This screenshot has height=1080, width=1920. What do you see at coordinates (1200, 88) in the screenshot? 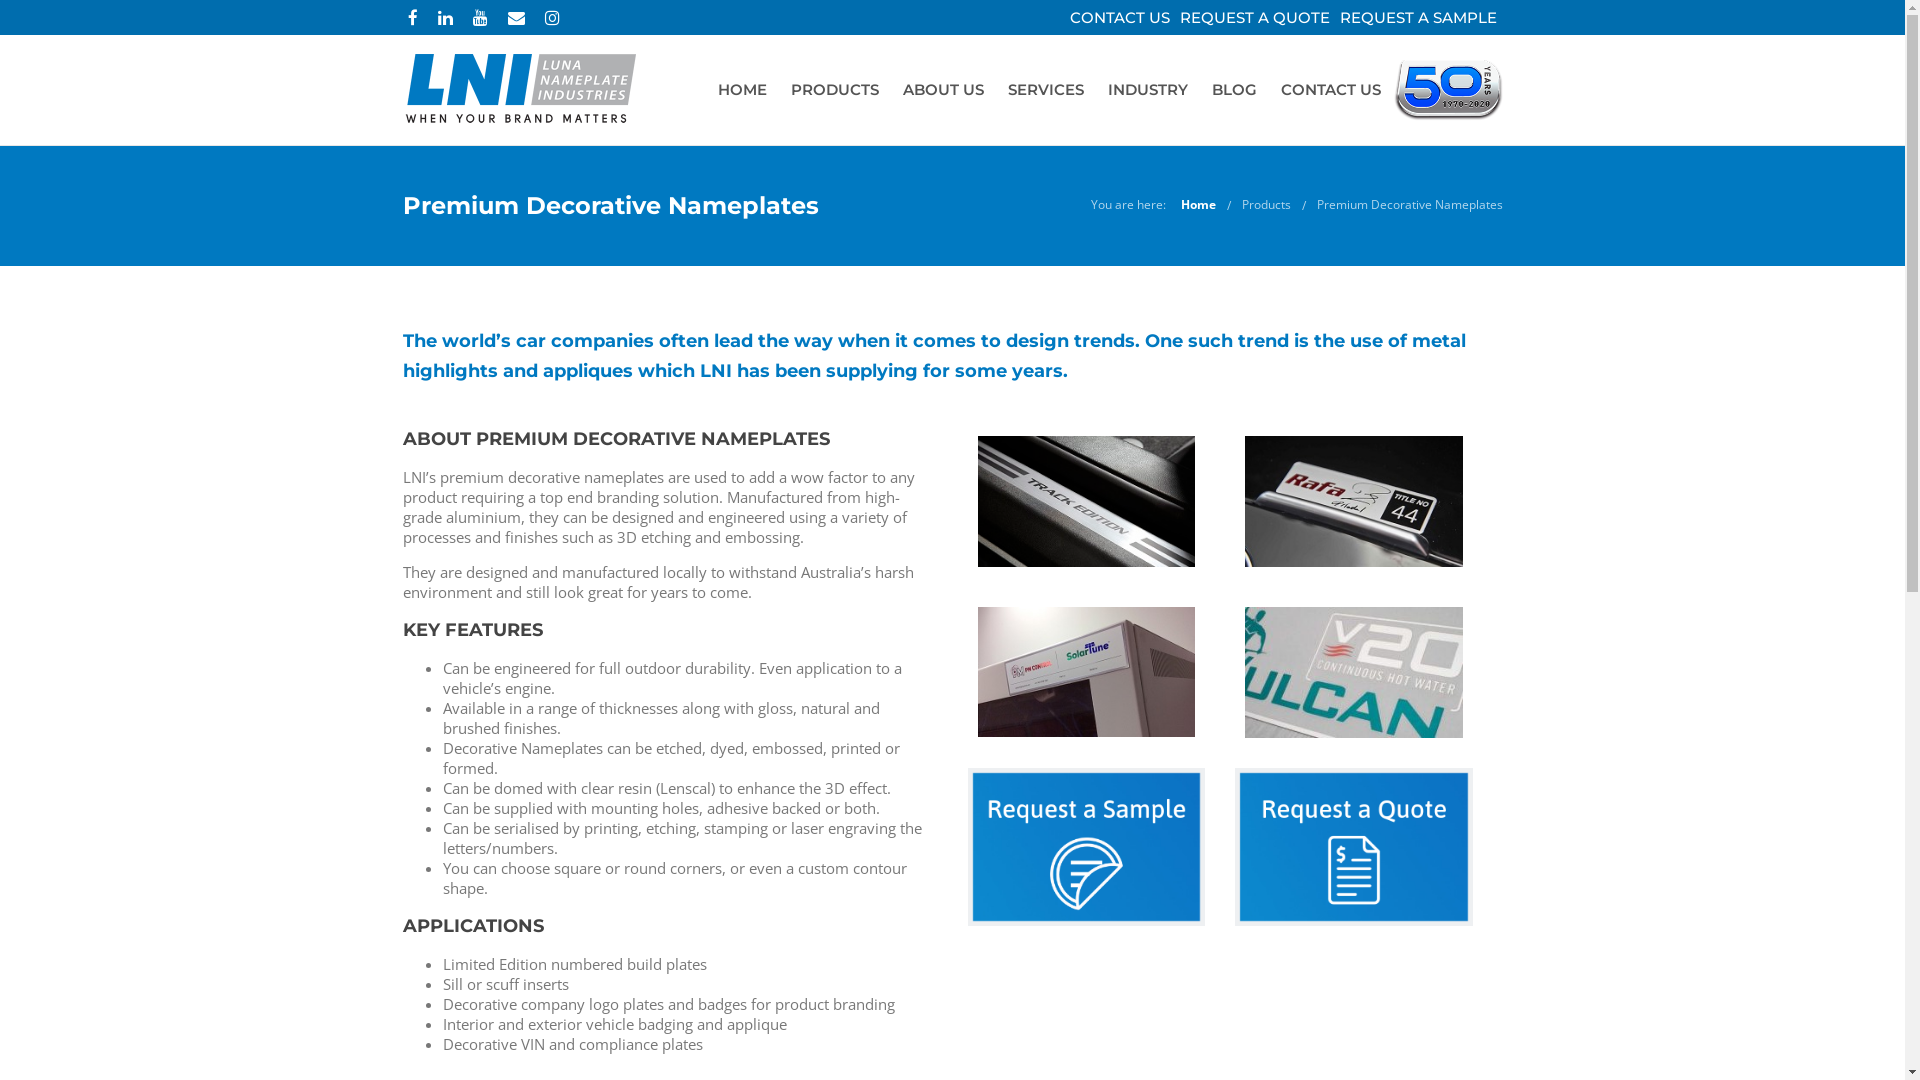
I see `'BLOG'` at bounding box center [1200, 88].